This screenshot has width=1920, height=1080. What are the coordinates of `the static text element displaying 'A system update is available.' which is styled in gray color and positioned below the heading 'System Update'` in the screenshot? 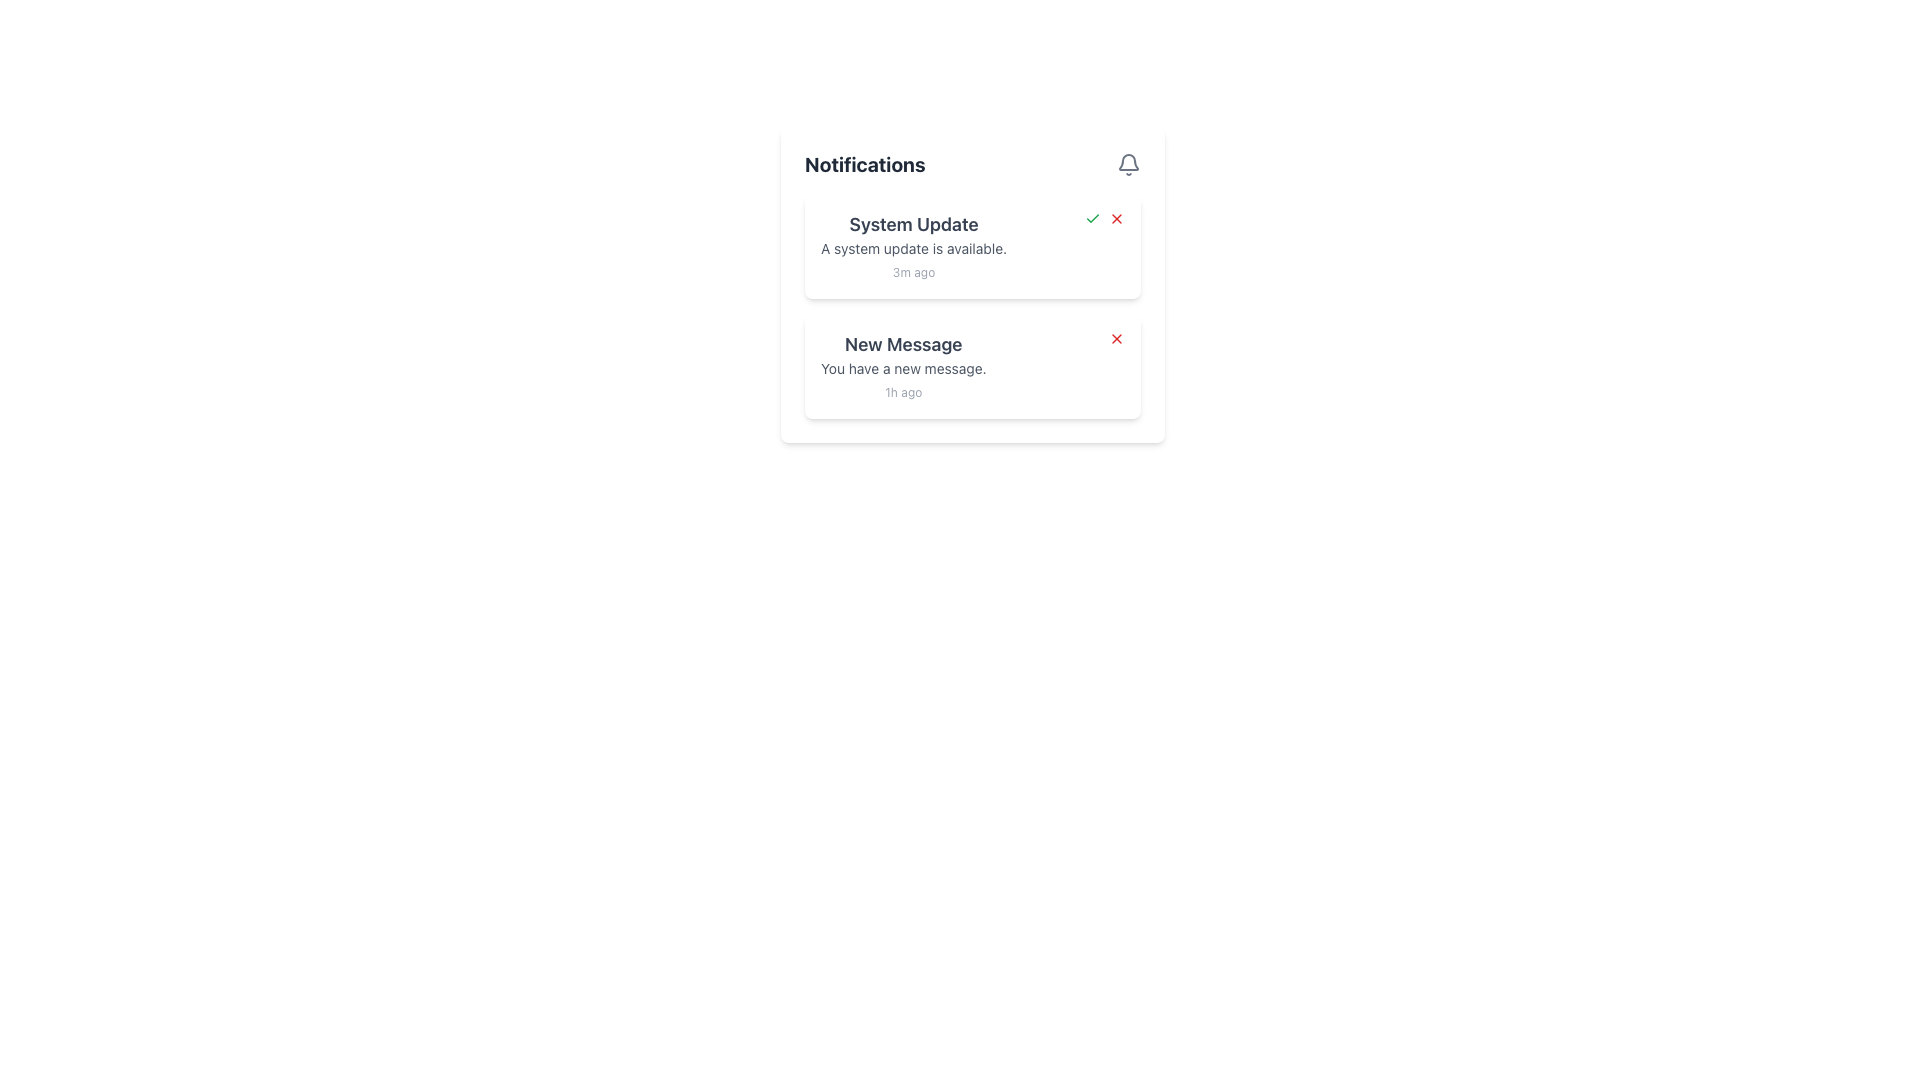 It's located at (913, 248).